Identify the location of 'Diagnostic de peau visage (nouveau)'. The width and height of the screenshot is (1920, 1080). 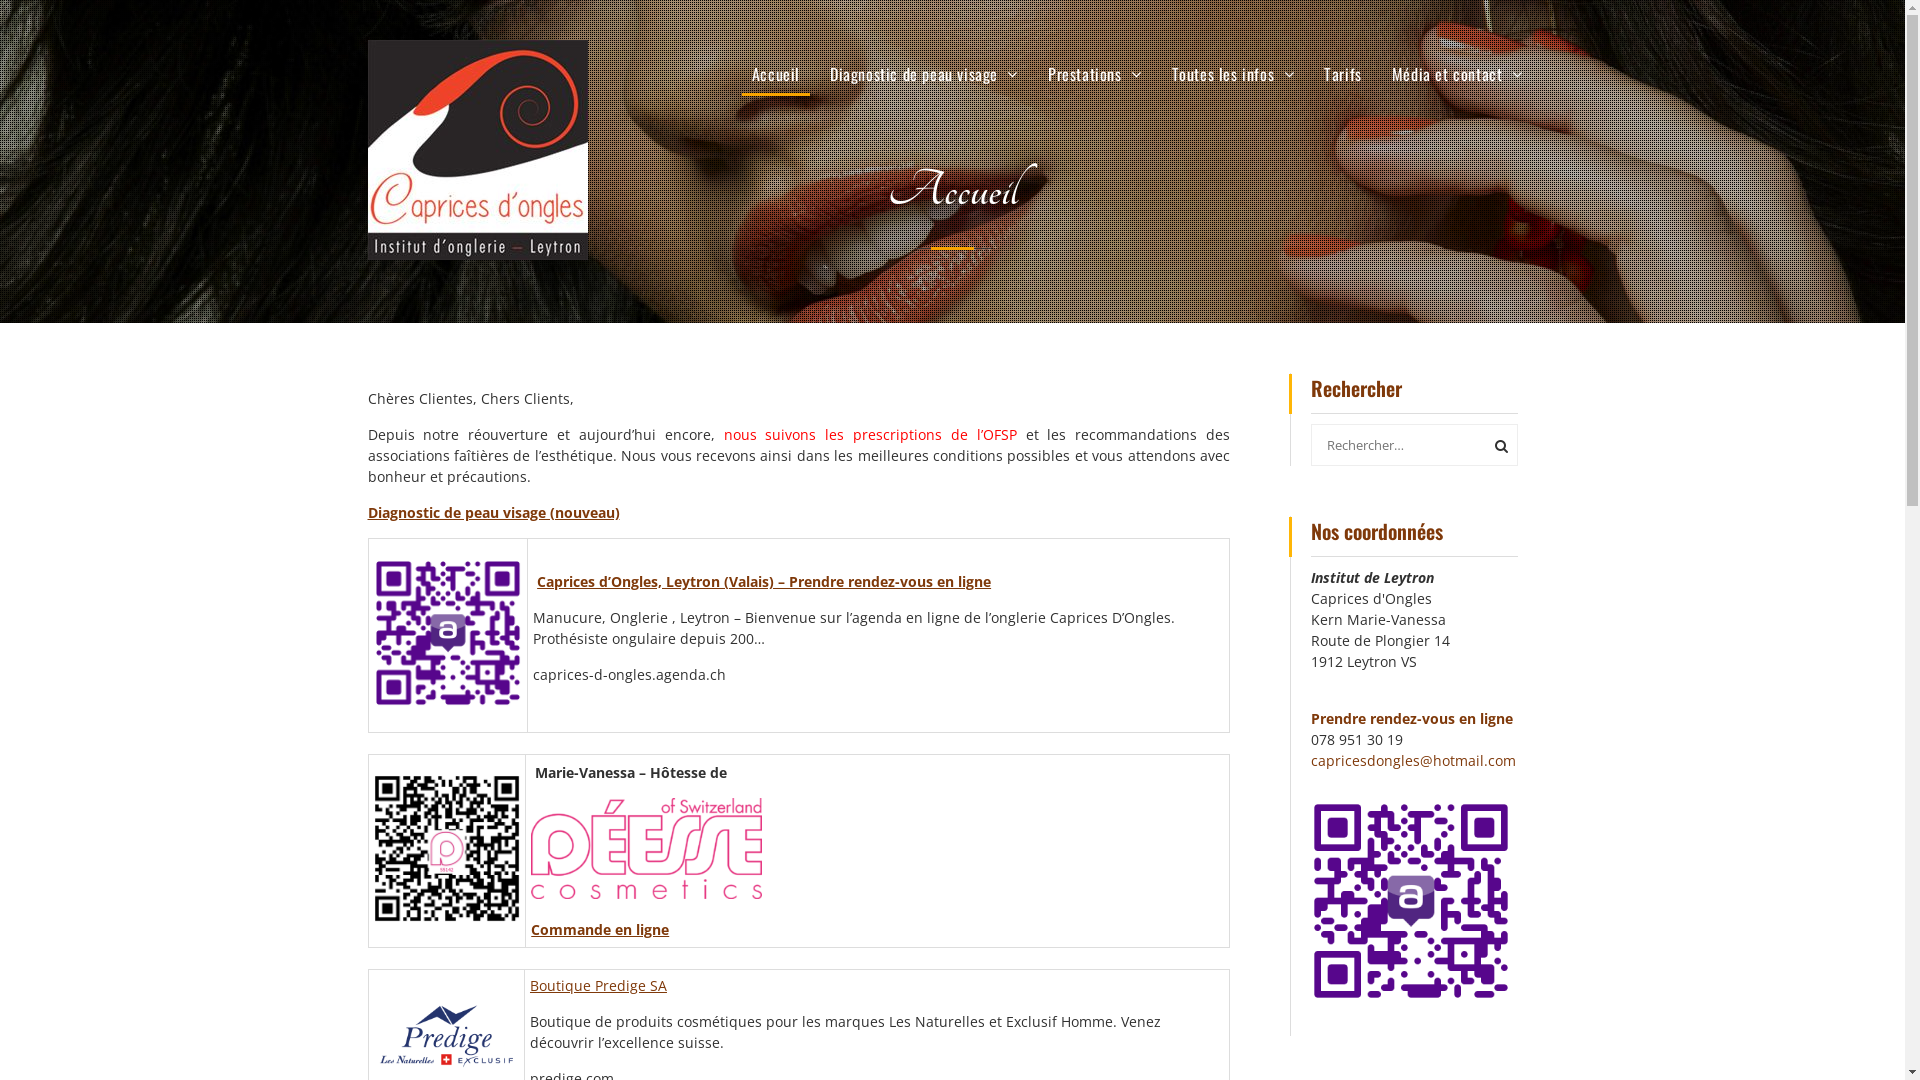
(494, 510).